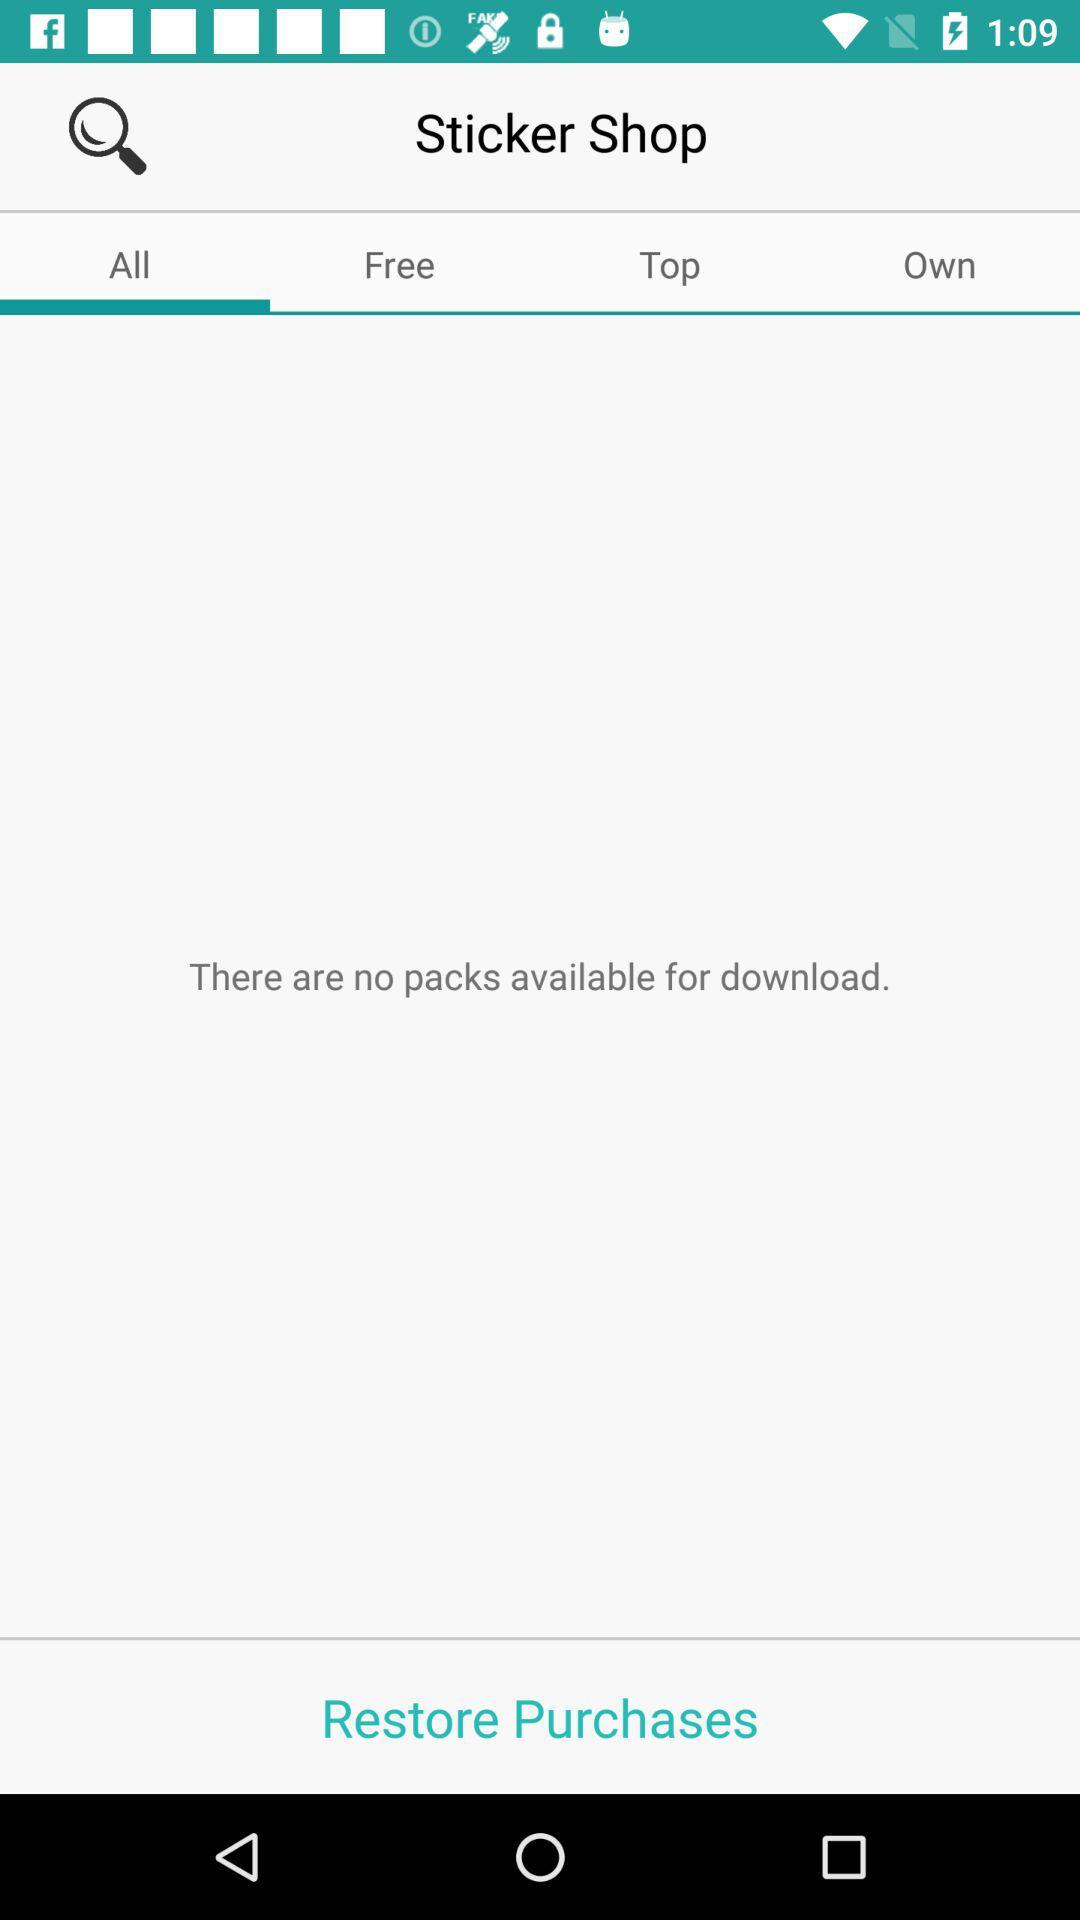 The image size is (1080, 1920). I want to click on search the article, so click(107, 135).